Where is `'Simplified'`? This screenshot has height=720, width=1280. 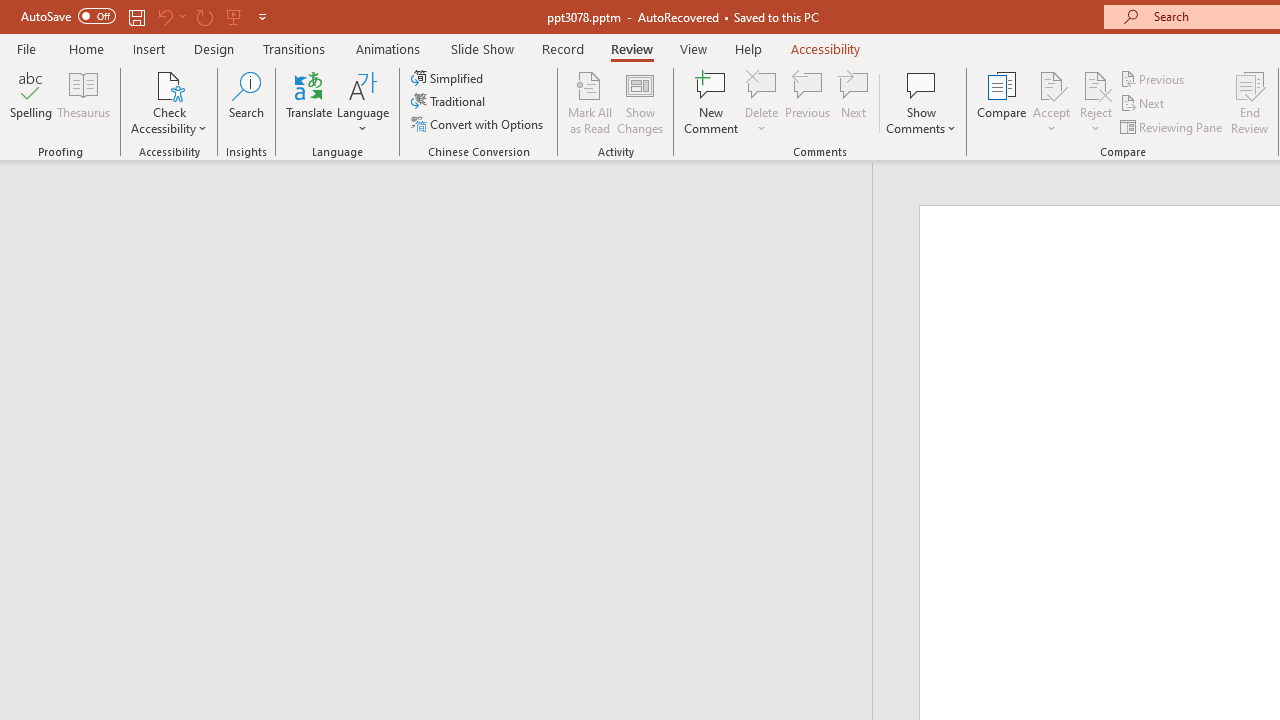
'Simplified' is located at coordinates (448, 77).